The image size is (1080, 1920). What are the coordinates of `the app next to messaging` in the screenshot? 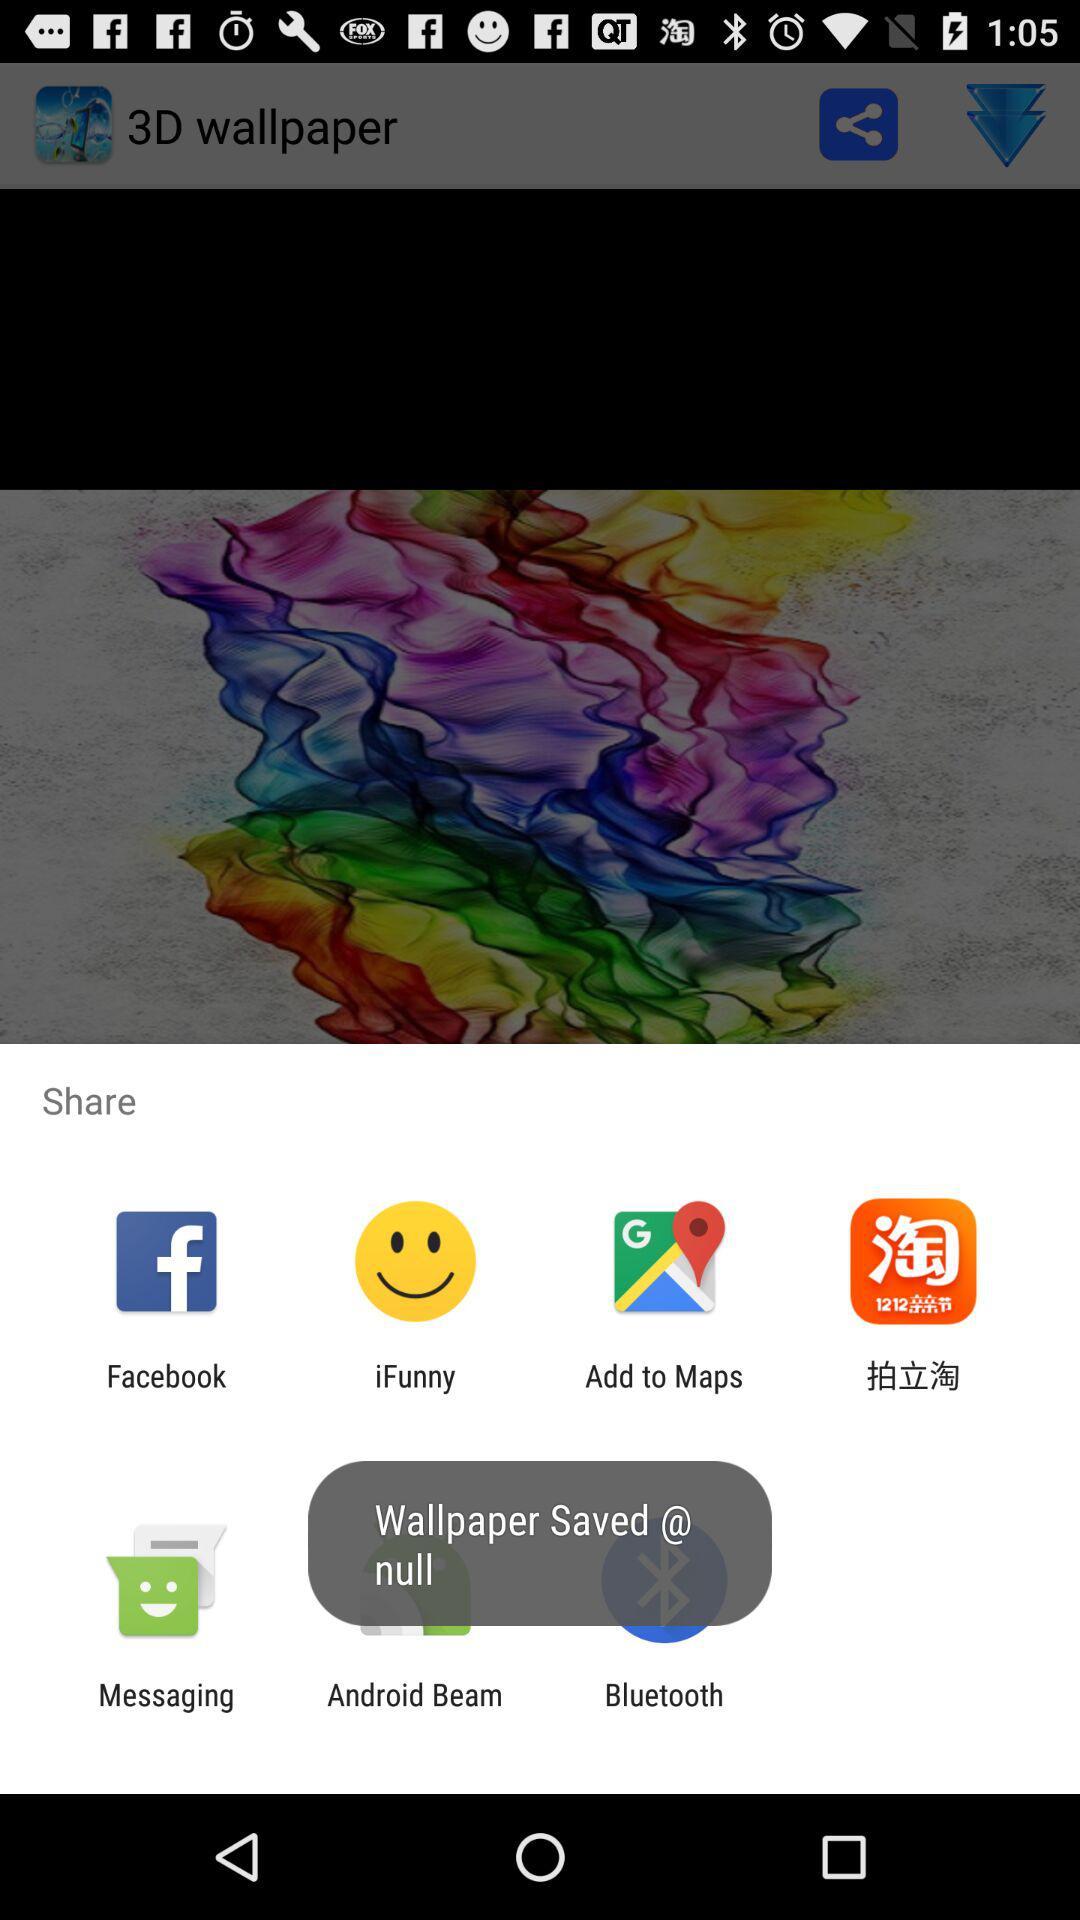 It's located at (414, 1711).